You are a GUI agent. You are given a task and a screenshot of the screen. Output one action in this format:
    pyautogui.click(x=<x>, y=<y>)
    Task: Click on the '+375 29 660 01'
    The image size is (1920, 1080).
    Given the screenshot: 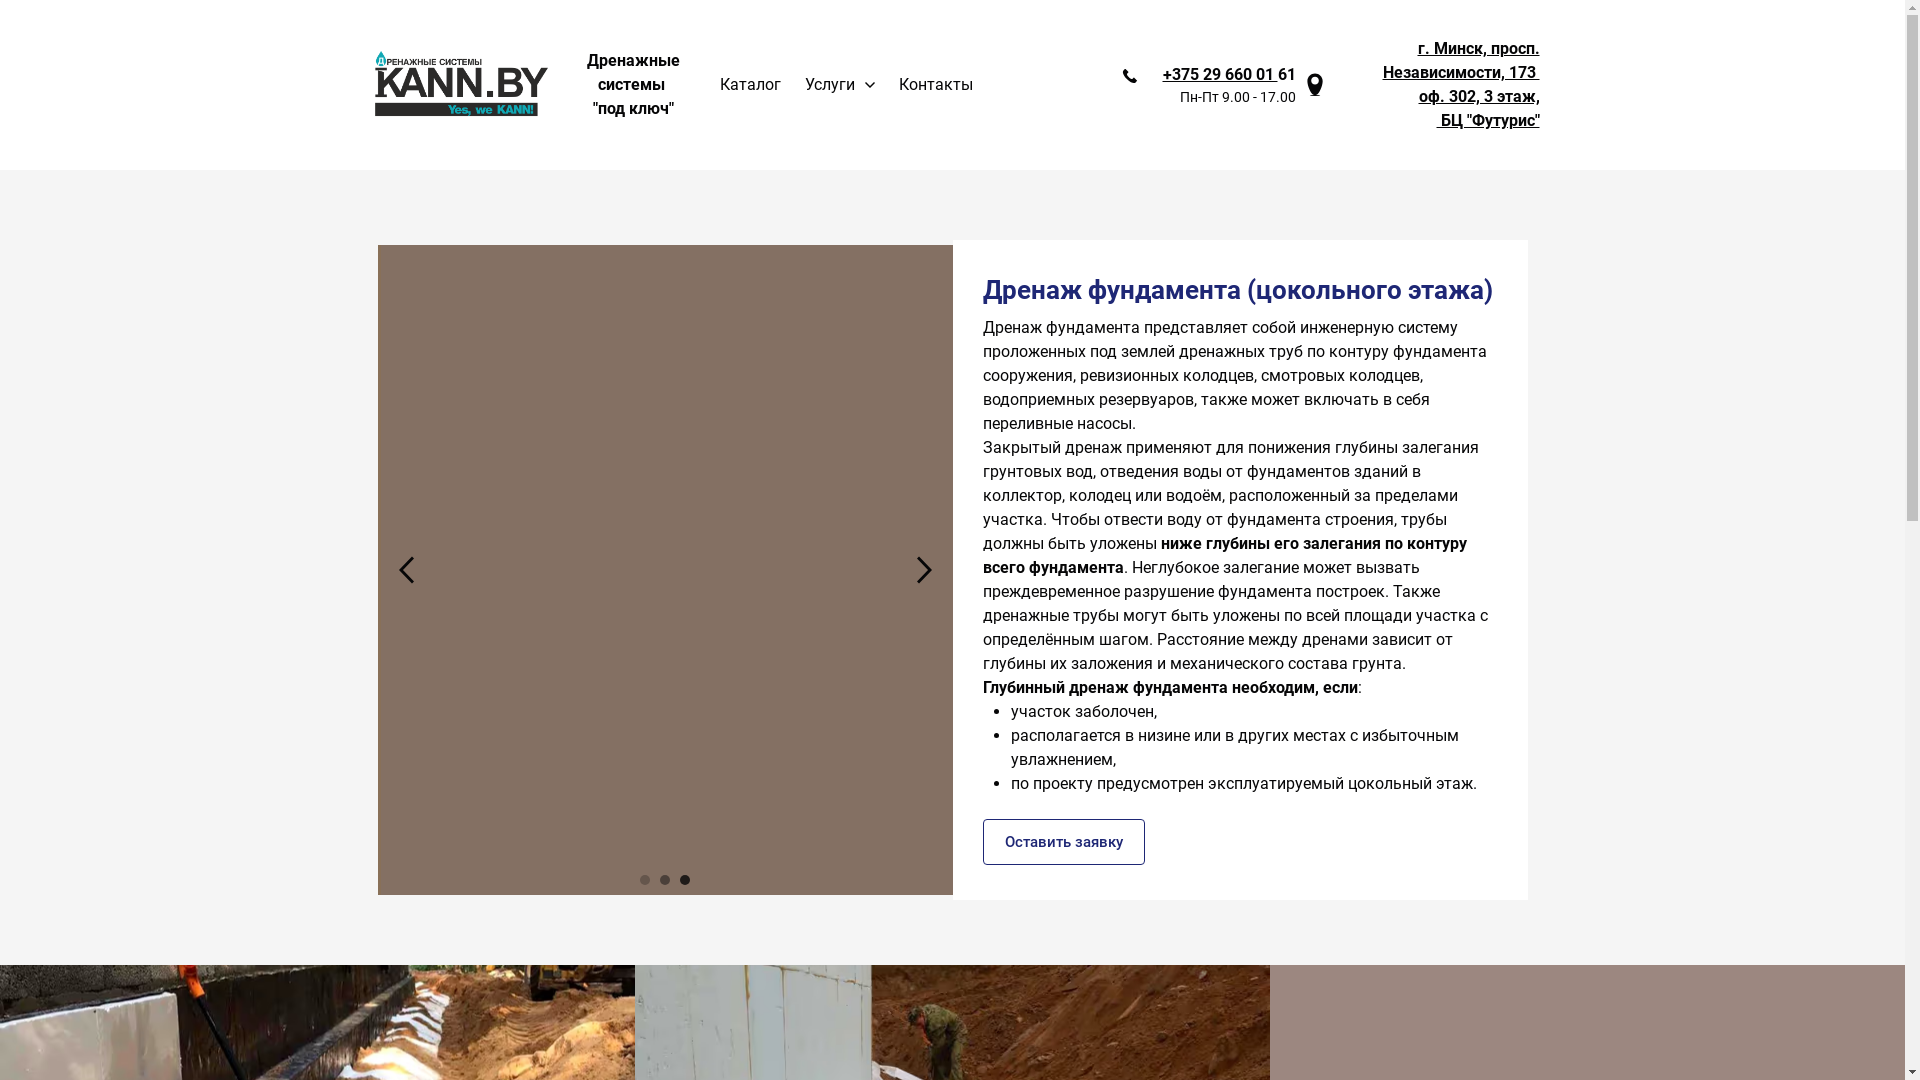 What is the action you would take?
    pyautogui.click(x=1218, y=72)
    